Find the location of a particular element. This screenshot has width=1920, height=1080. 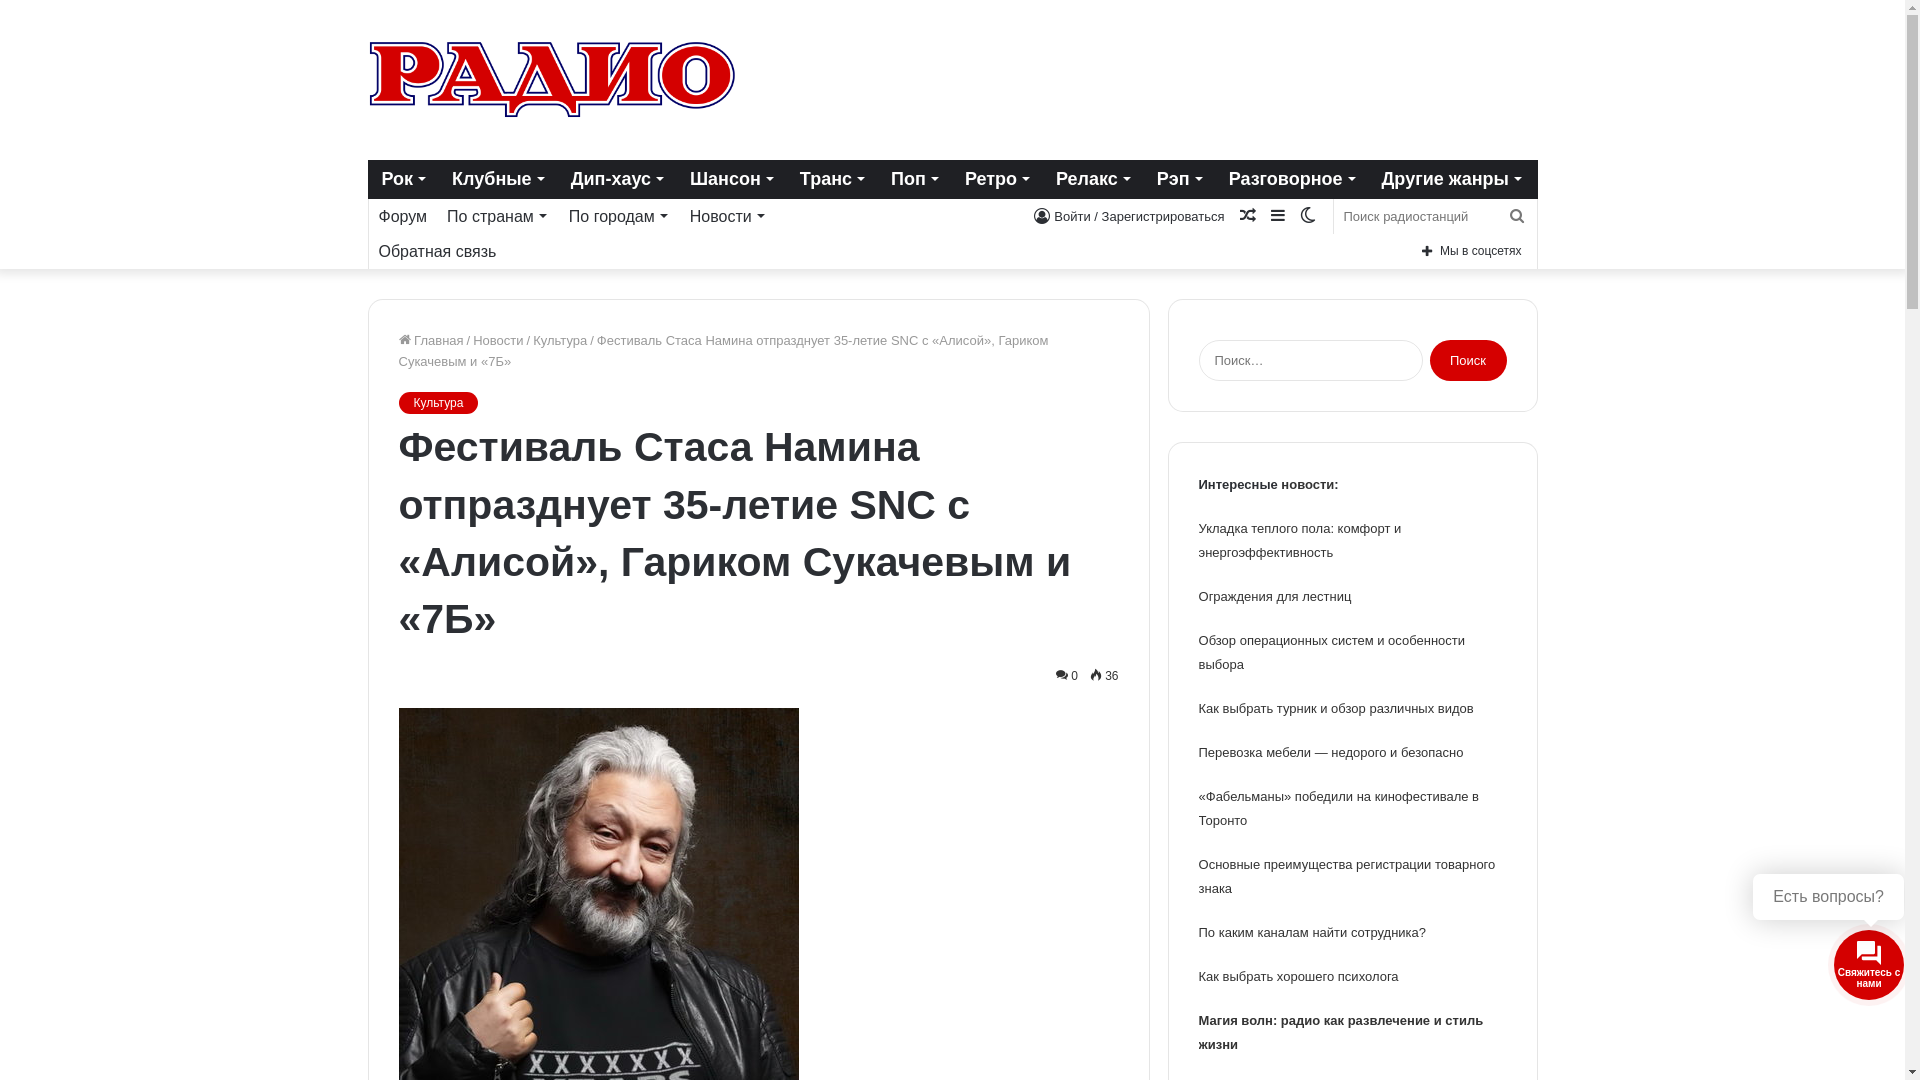

'Switch skin' is located at coordinates (1306, 216).